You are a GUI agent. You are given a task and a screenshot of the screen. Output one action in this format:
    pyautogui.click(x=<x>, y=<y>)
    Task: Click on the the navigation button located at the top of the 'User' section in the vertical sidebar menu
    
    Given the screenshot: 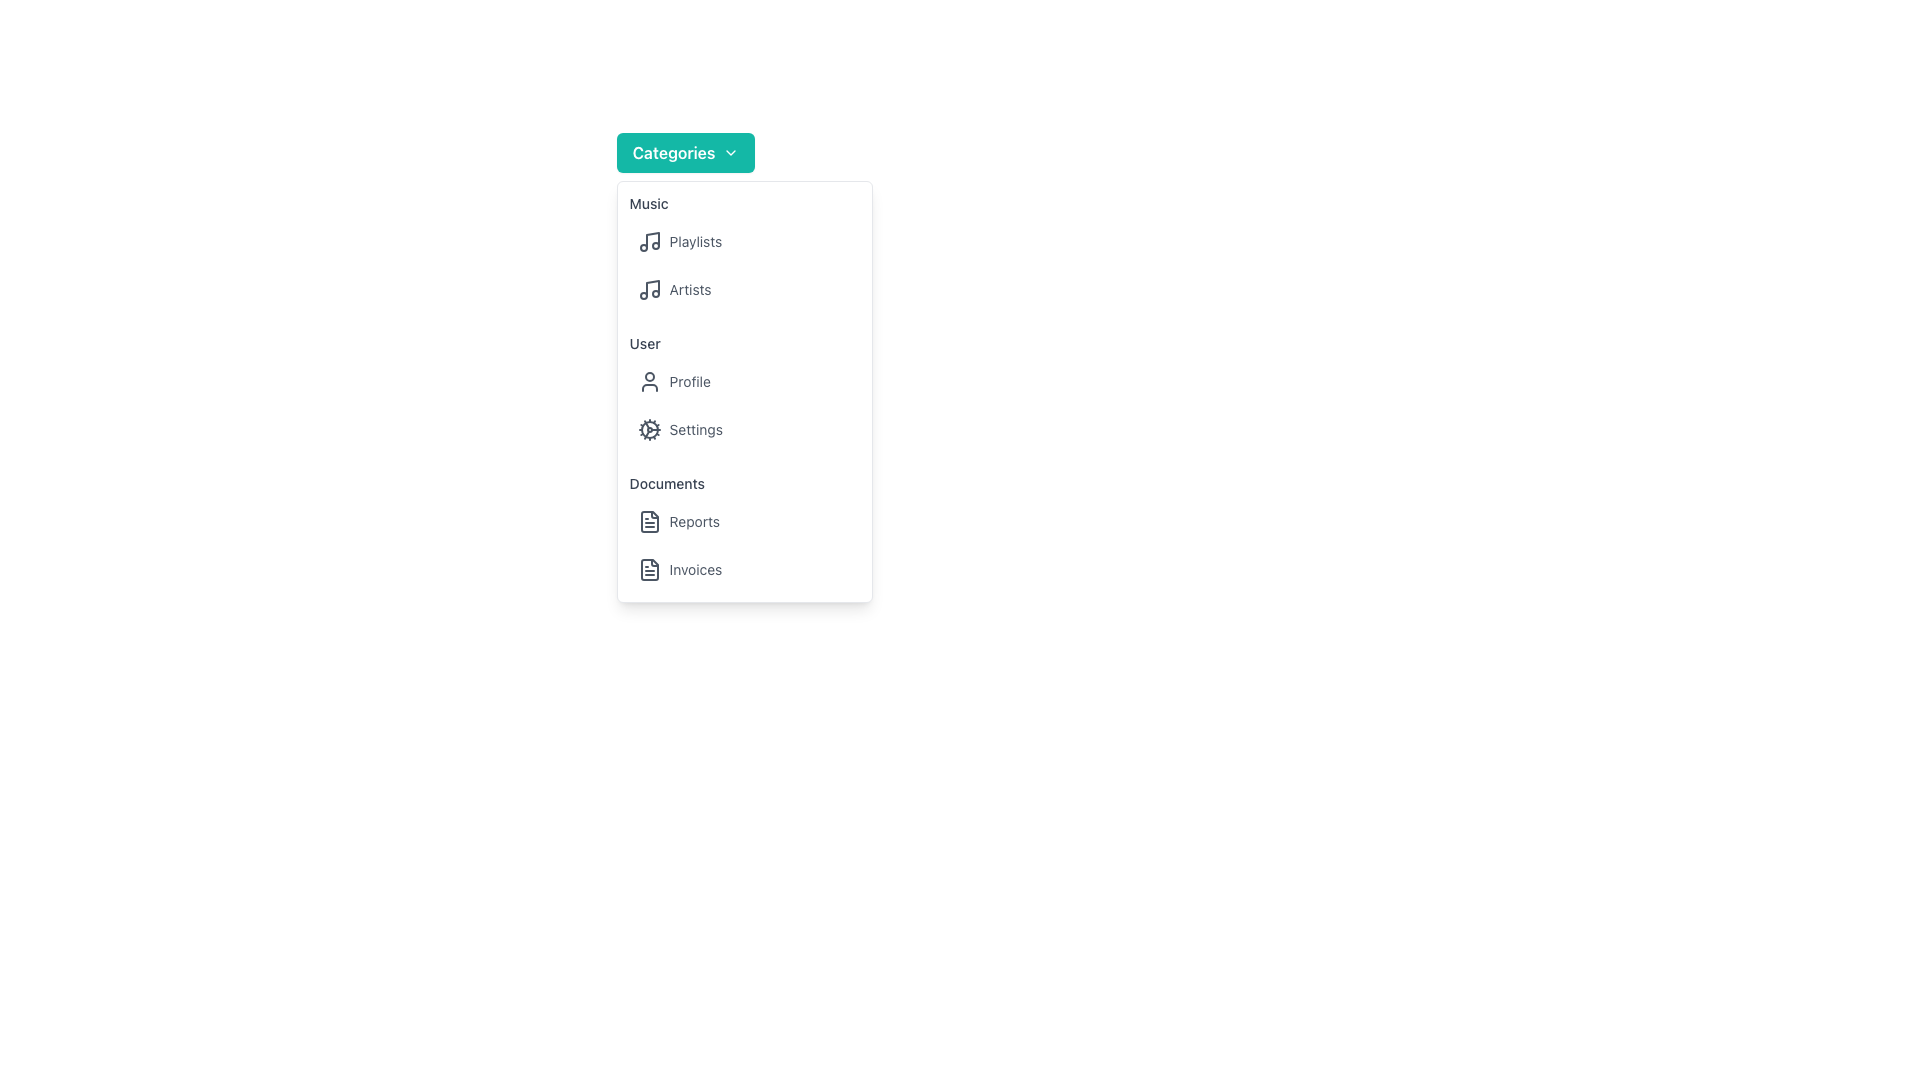 What is the action you would take?
    pyautogui.click(x=743, y=381)
    